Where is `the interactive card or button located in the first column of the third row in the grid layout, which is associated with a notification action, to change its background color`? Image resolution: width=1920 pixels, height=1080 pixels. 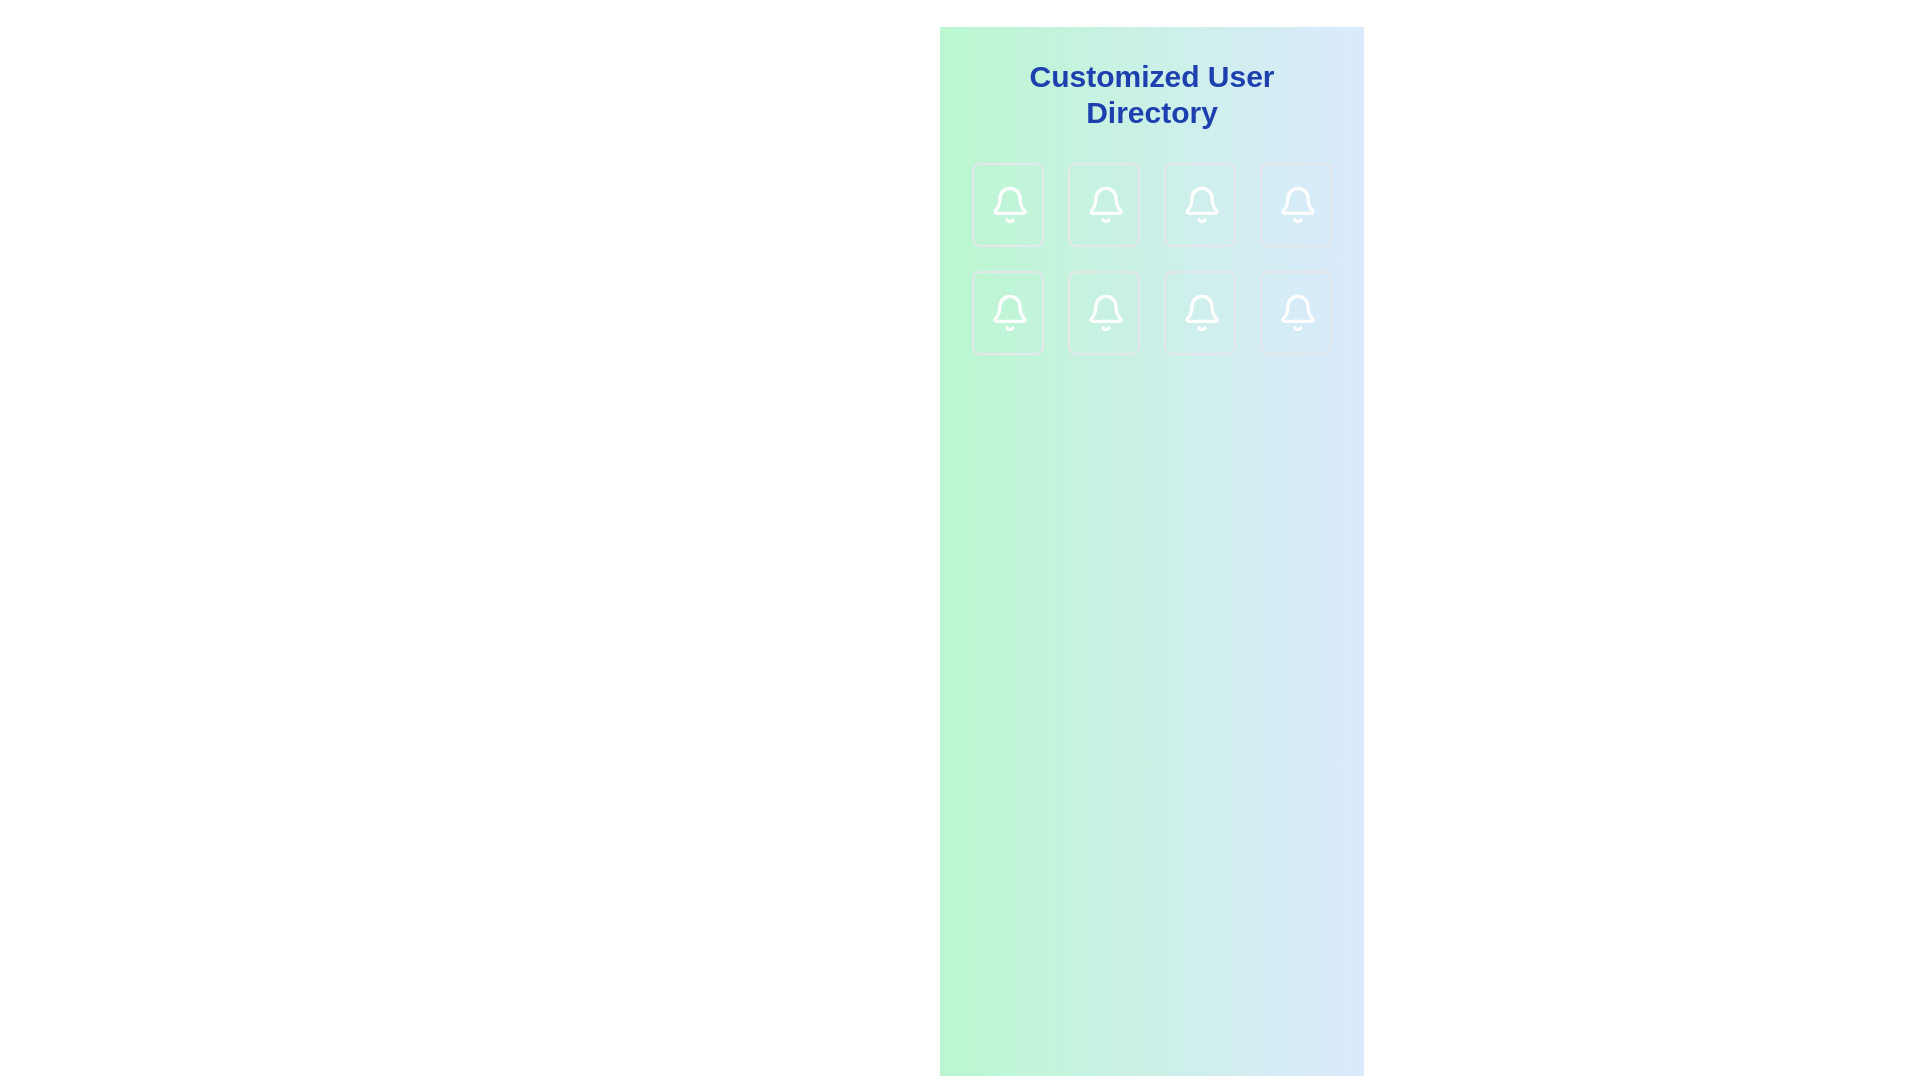
the interactive card or button located in the first column of the third row in the grid layout, which is associated with a notification action, to change its background color is located at coordinates (1008, 312).